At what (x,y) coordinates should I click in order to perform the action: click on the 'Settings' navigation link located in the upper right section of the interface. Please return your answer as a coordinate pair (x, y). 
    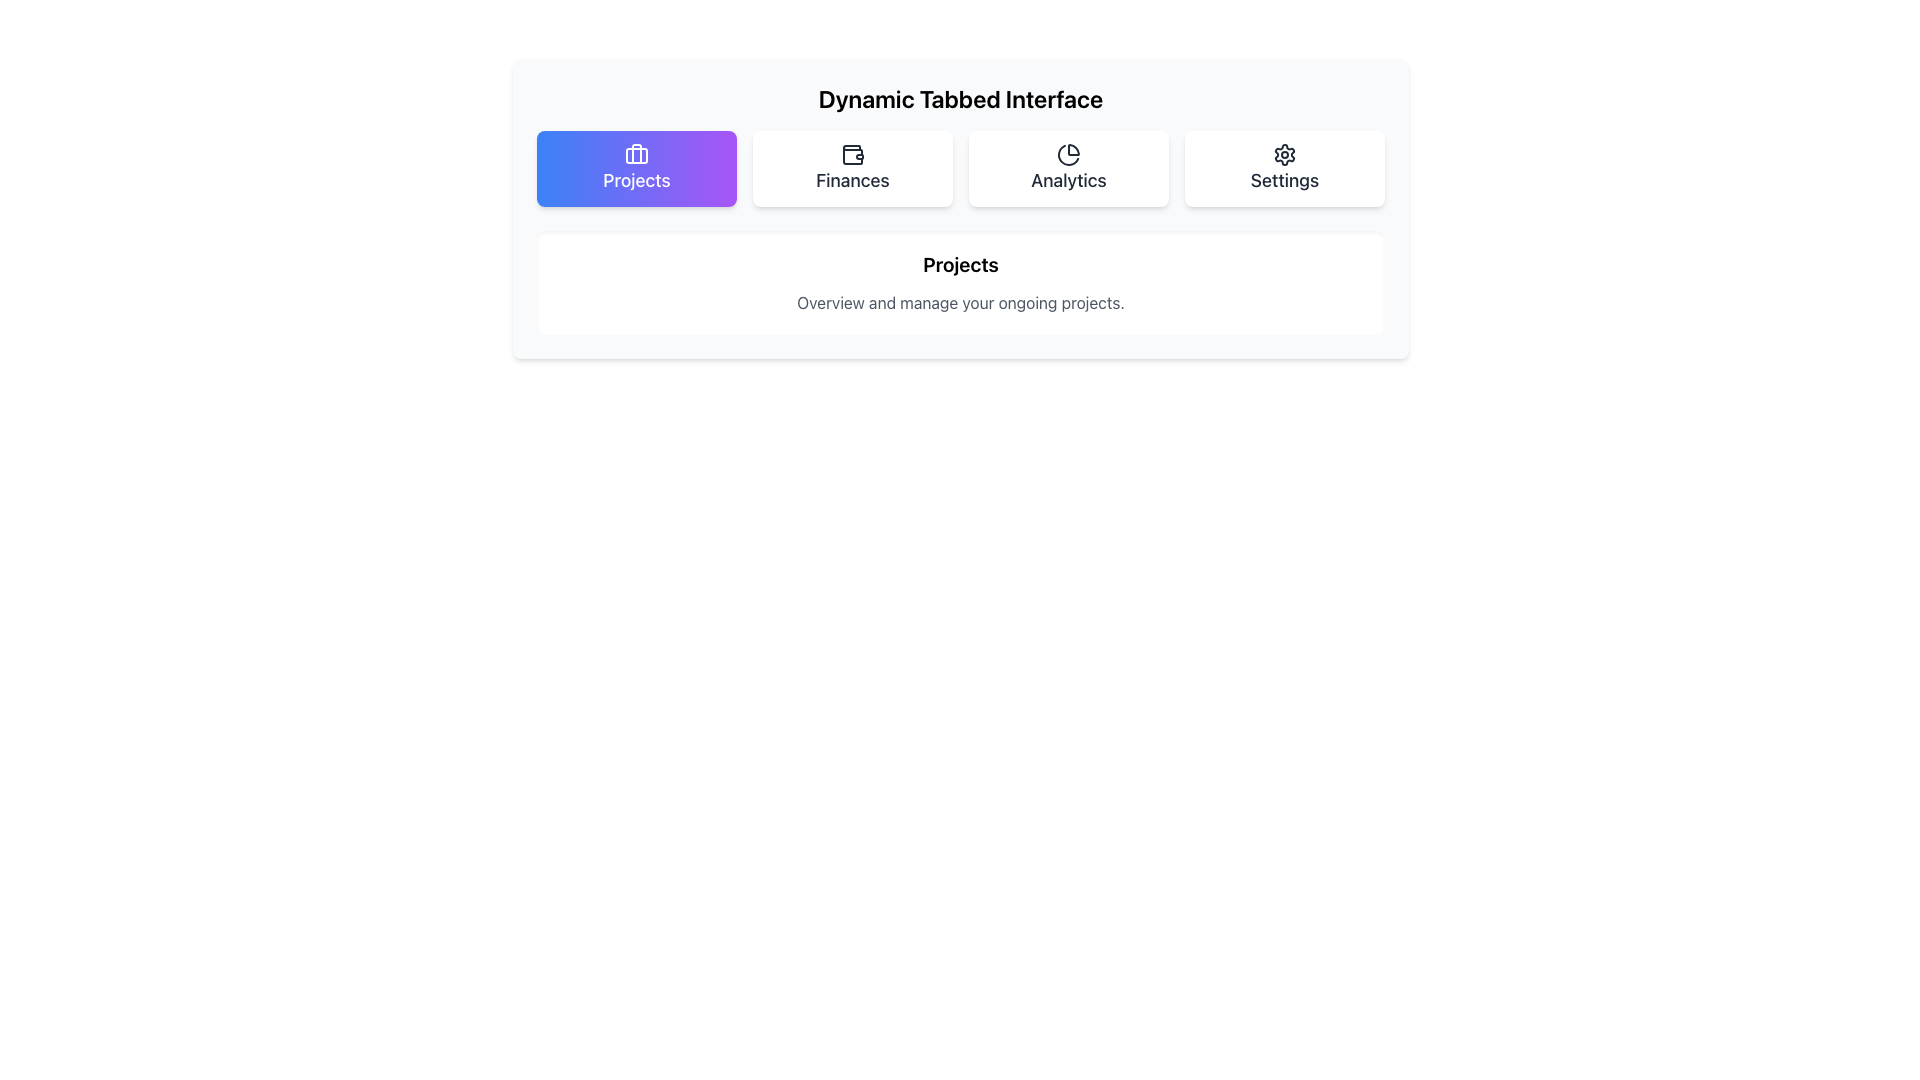
    Looking at the image, I should click on (1285, 168).